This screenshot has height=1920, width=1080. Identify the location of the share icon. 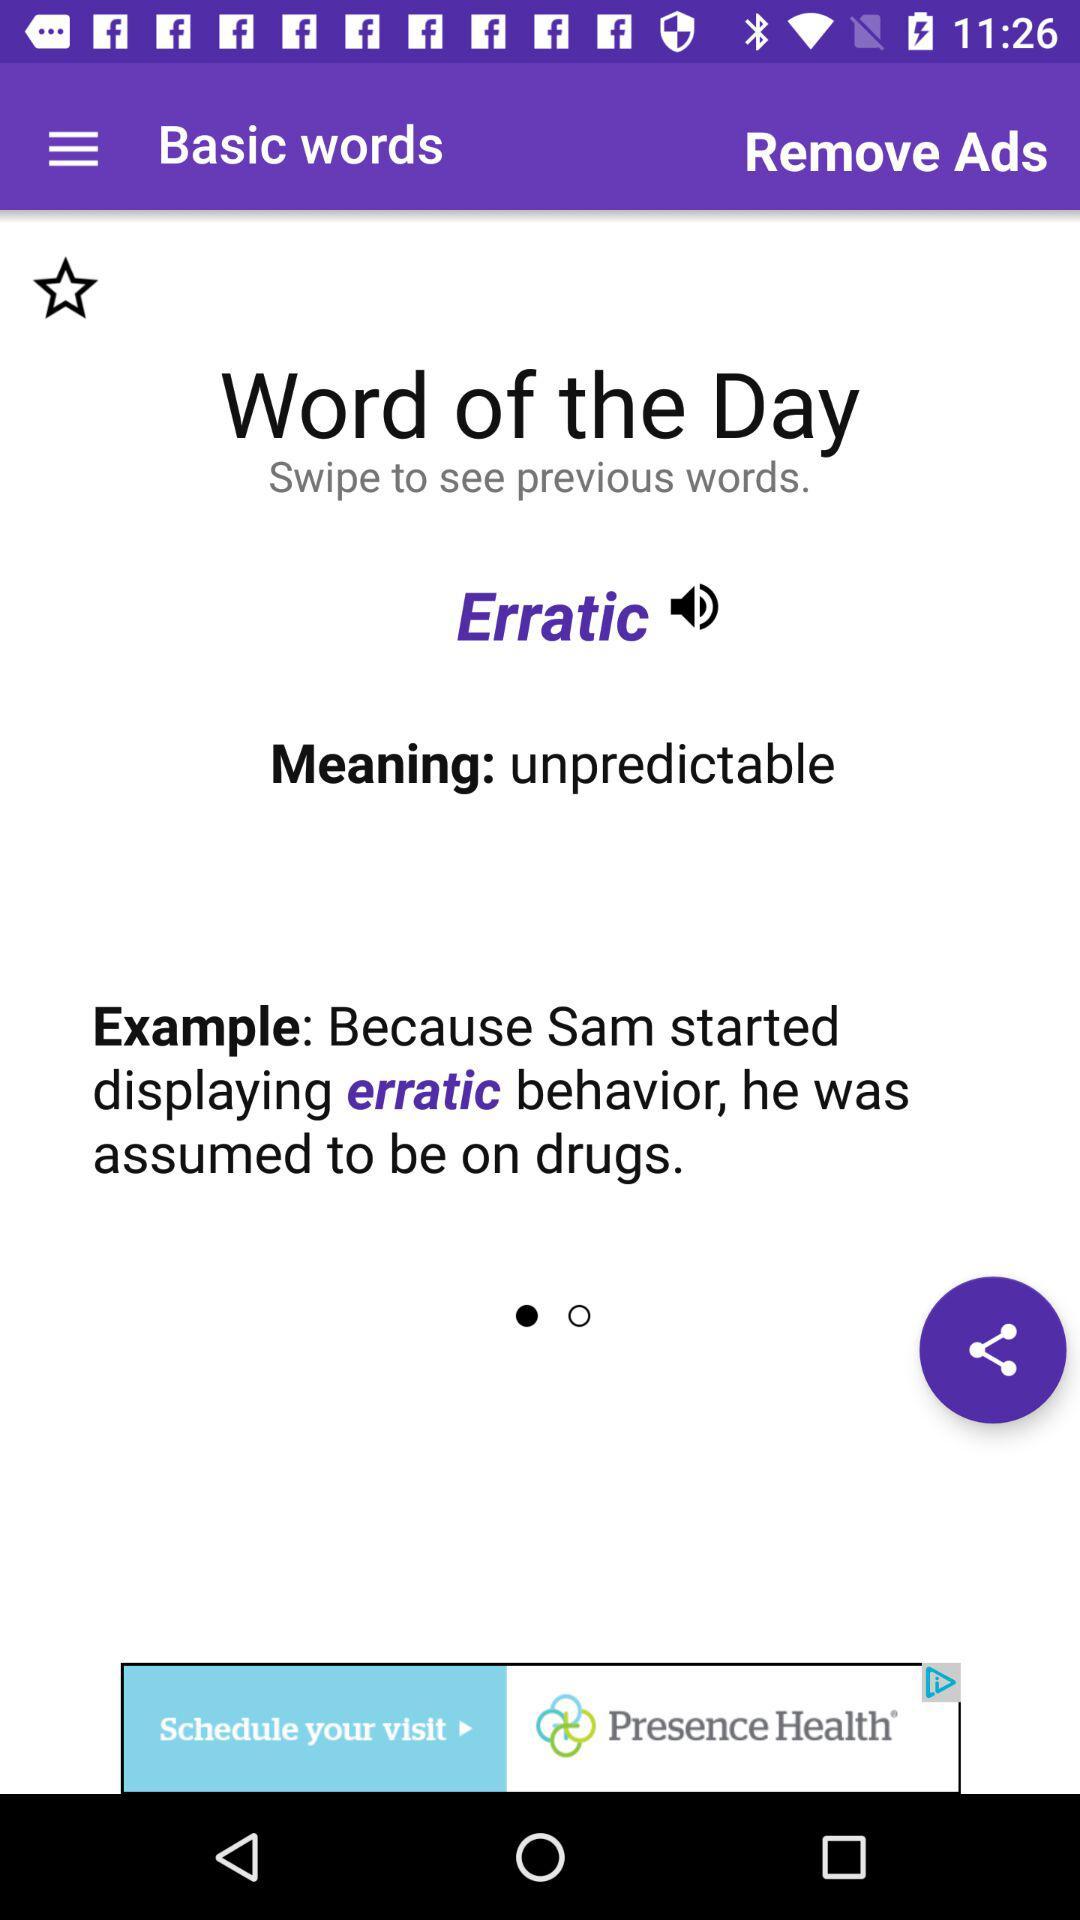
(992, 1349).